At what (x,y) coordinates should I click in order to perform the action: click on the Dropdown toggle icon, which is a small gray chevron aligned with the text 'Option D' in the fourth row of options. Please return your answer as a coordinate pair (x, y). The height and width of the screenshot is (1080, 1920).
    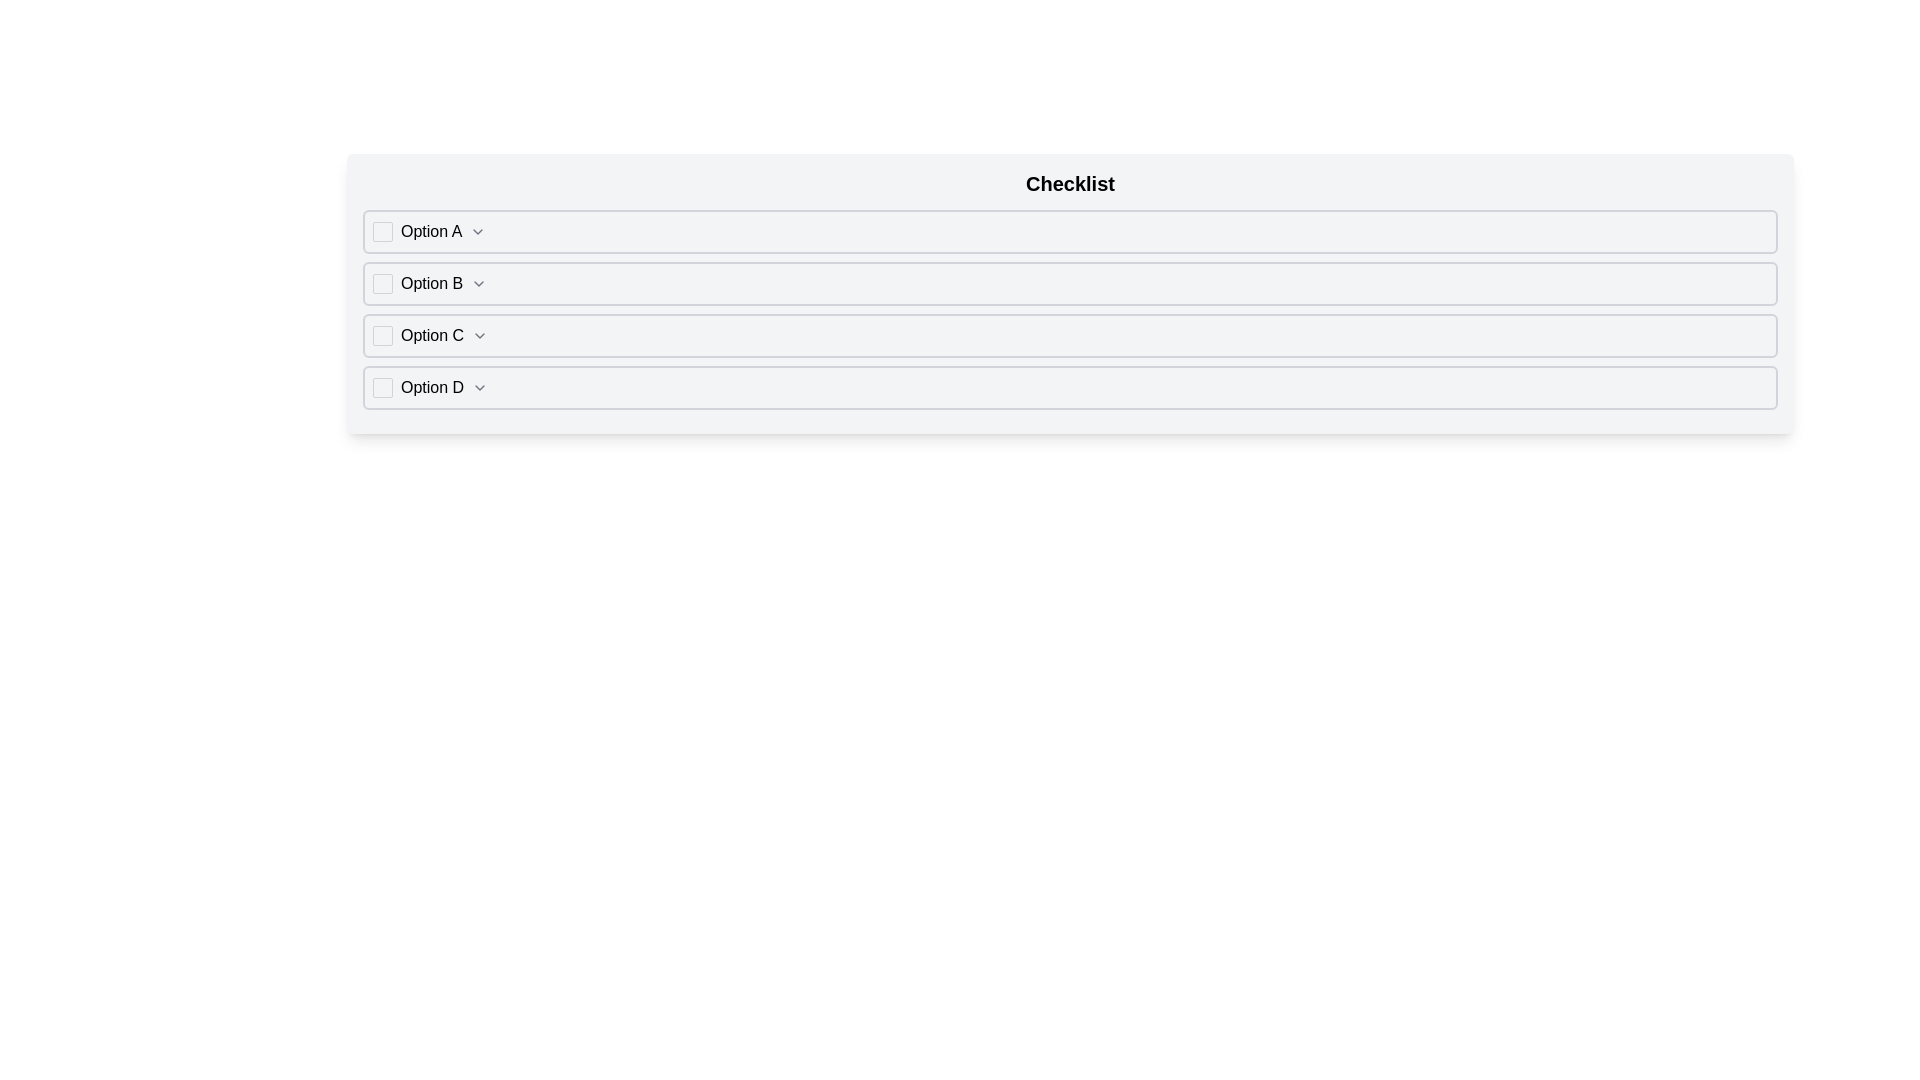
    Looking at the image, I should click on (480, 388).